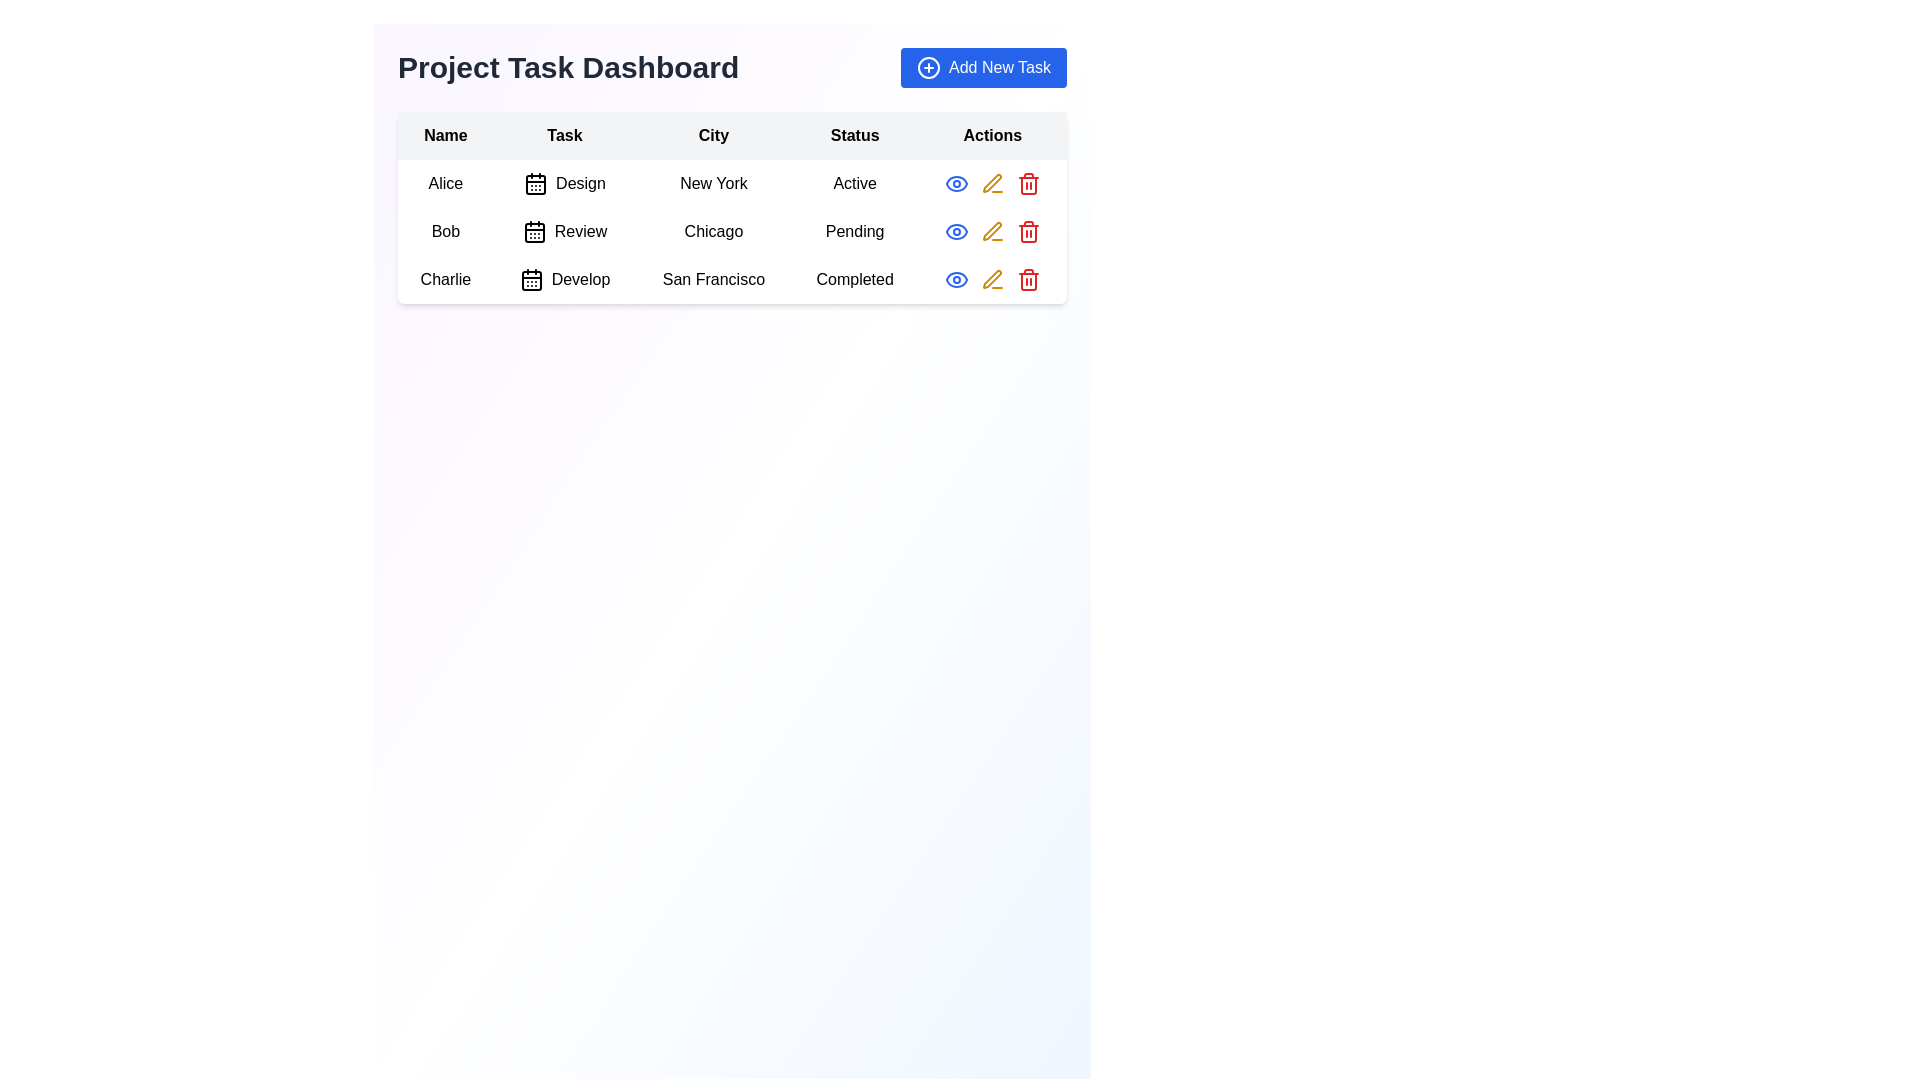  What do you see at coordinates (536, 185) in the screenshot?
I see `the calendar icon representing the 'Task' field for 'Alice' in the table, located in the first row adjacent to the text 'Design'` at bounding box center [536, 185].